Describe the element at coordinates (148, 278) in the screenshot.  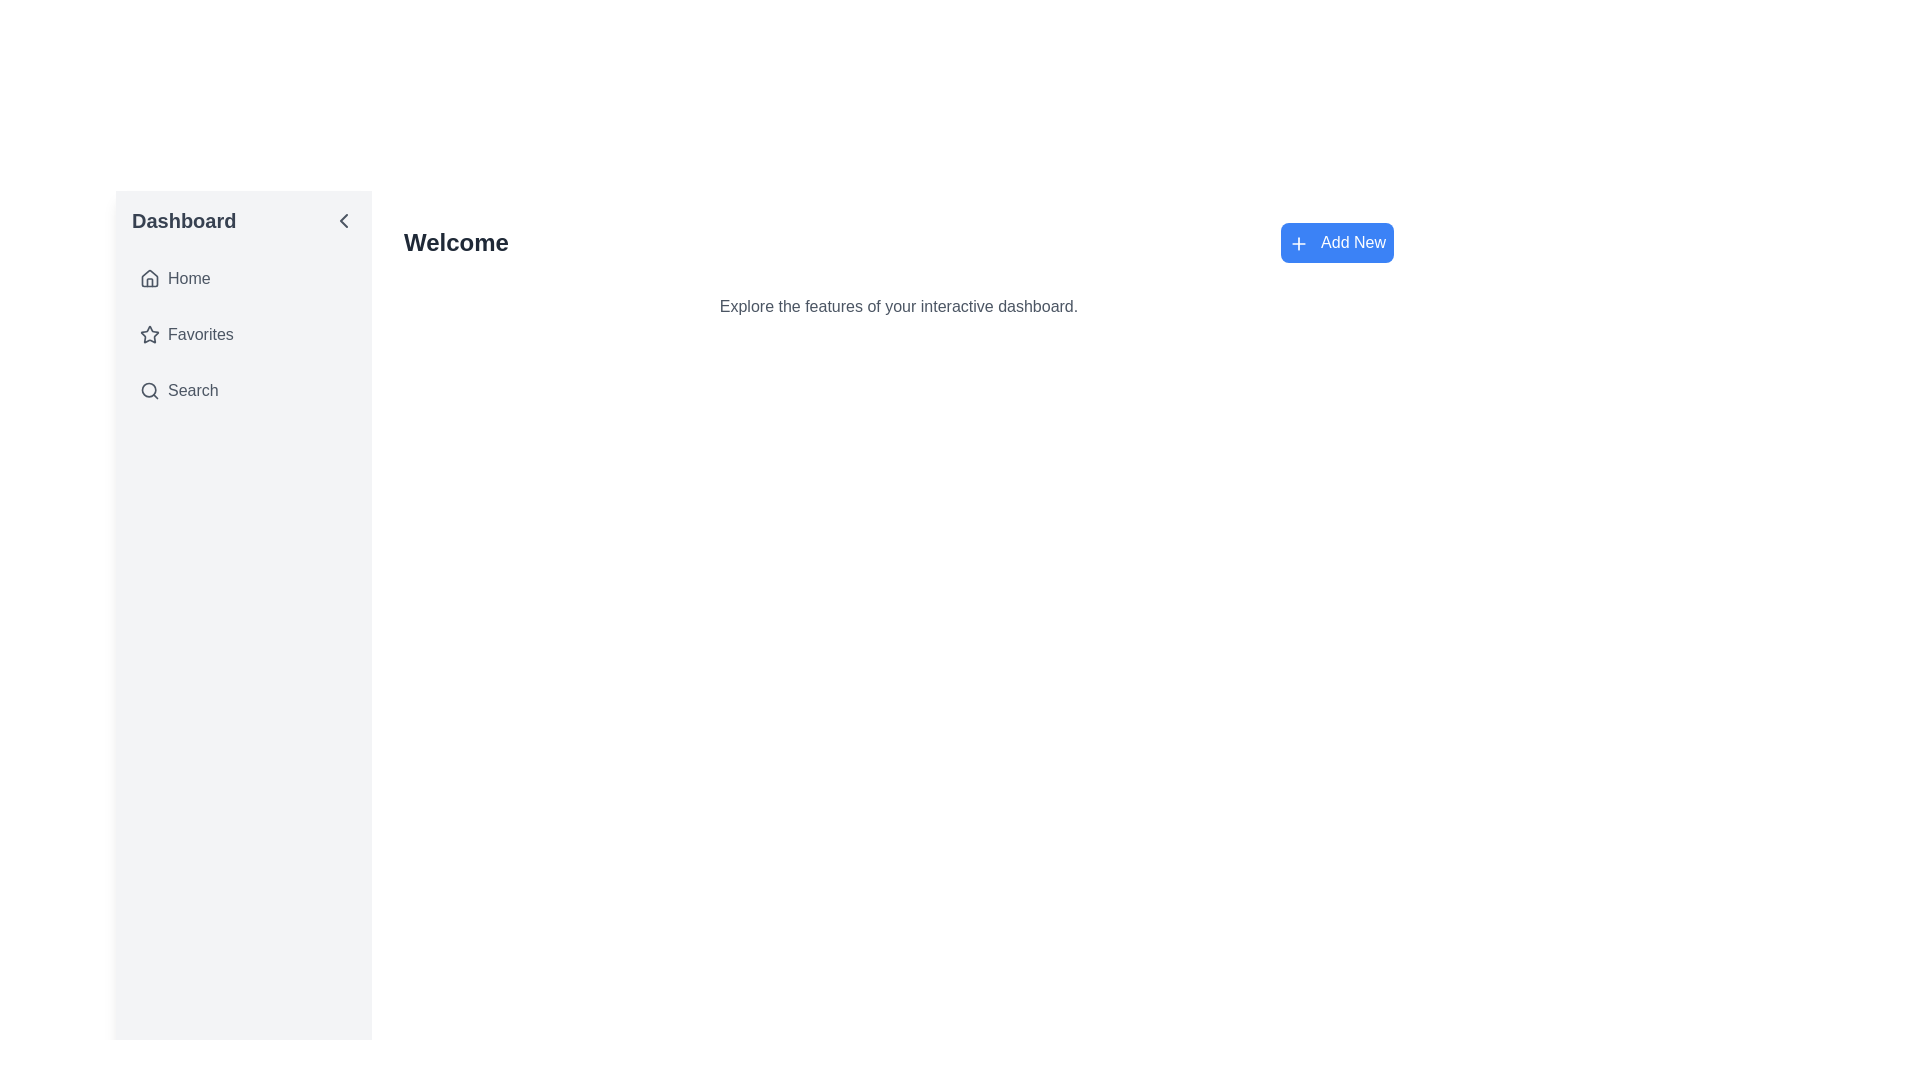
I see `the 'Home' icon located at the top of the sidebar menu, which serves as a visual representation of the home/dashboard section of the application` at that location.